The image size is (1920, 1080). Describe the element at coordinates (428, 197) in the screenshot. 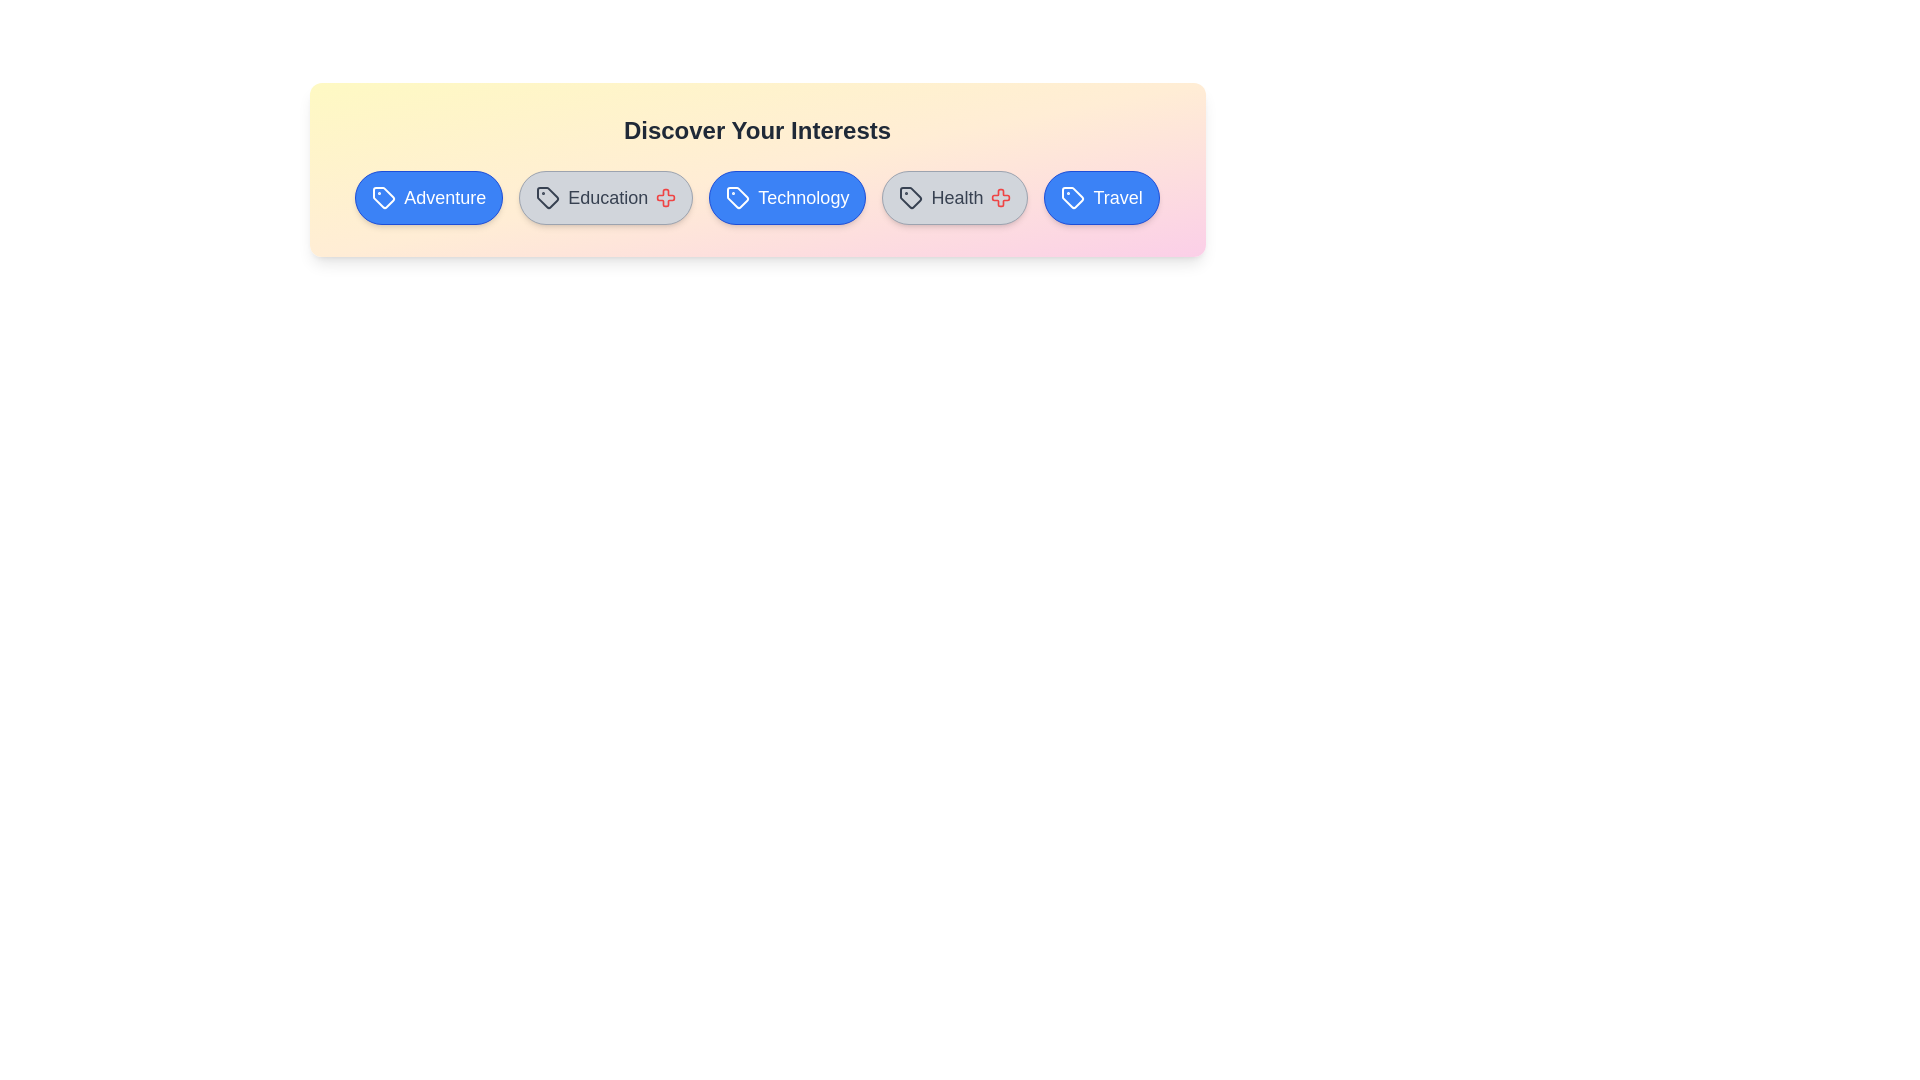

I see `the tag labeled Adventure to observe the hover effect` at that location.